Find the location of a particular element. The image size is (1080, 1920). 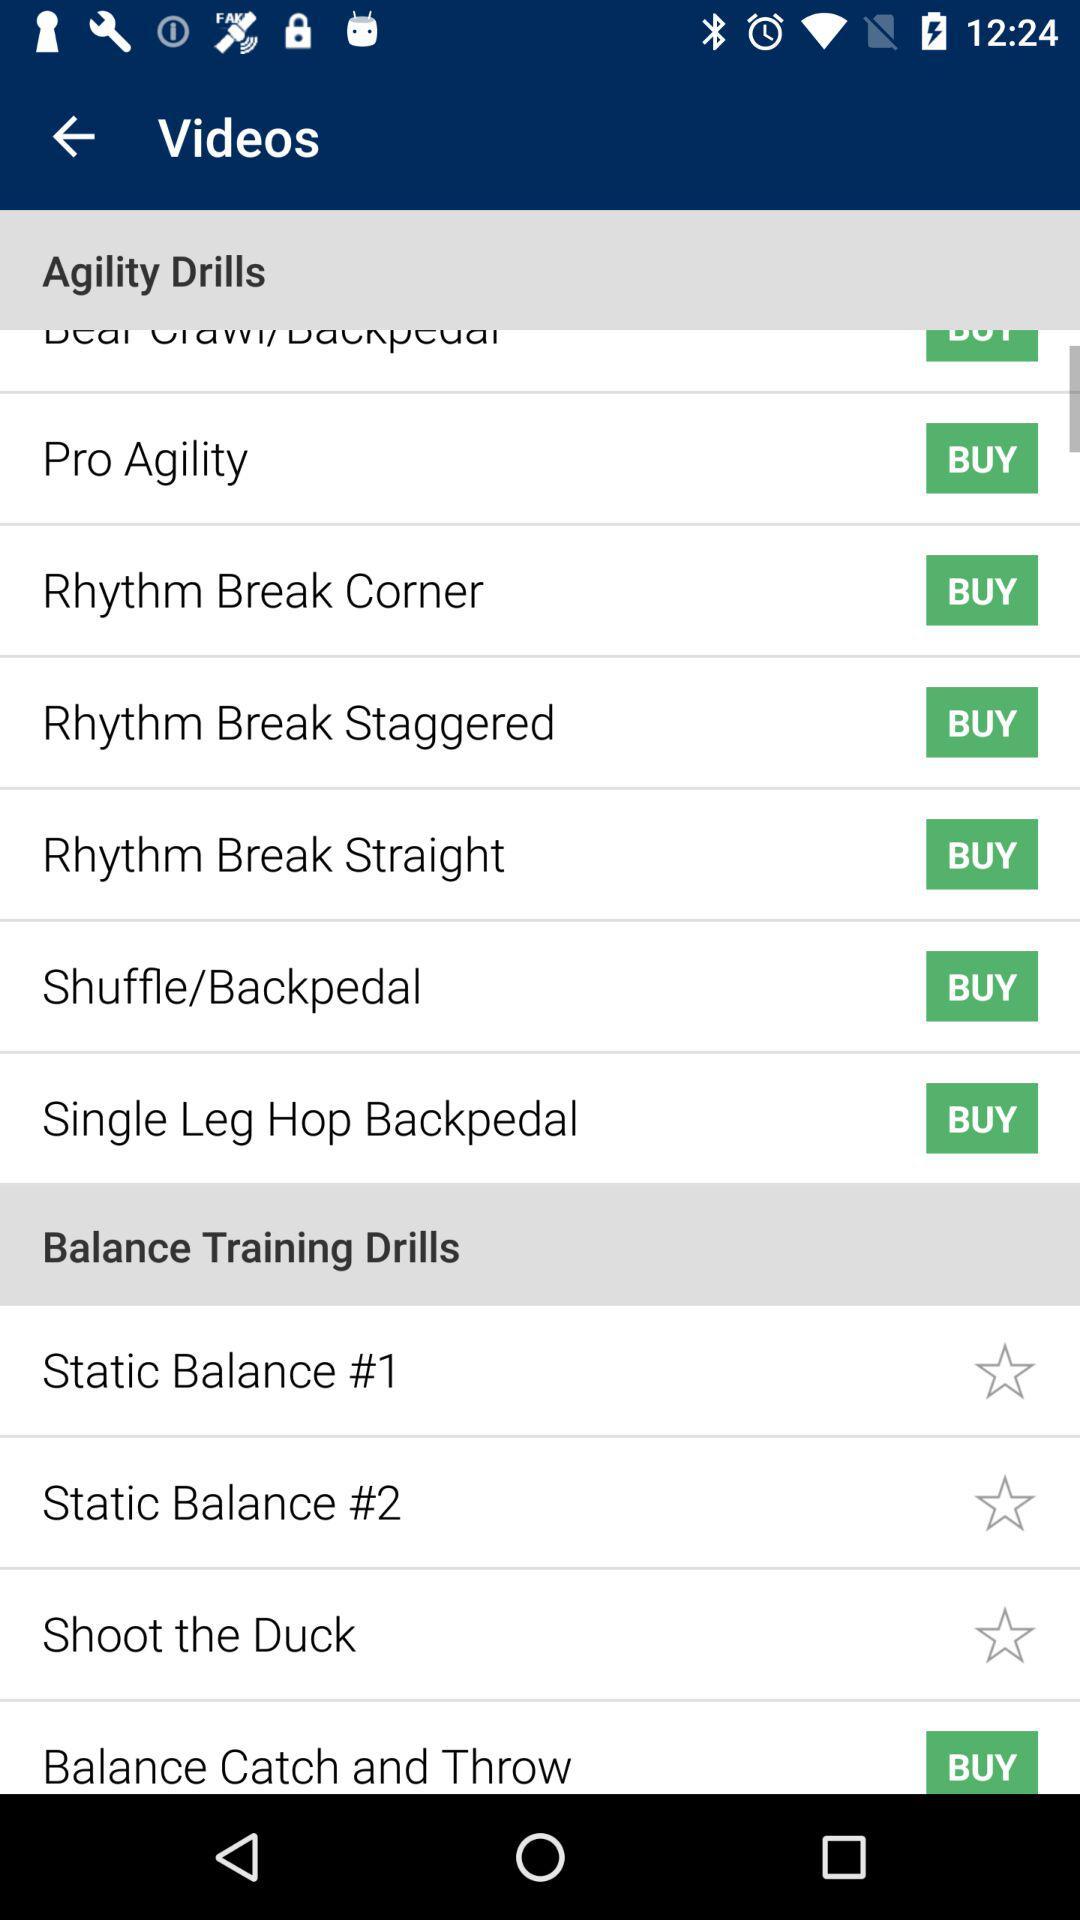

item to the left of the buy is located at coordinates (452, 1749).